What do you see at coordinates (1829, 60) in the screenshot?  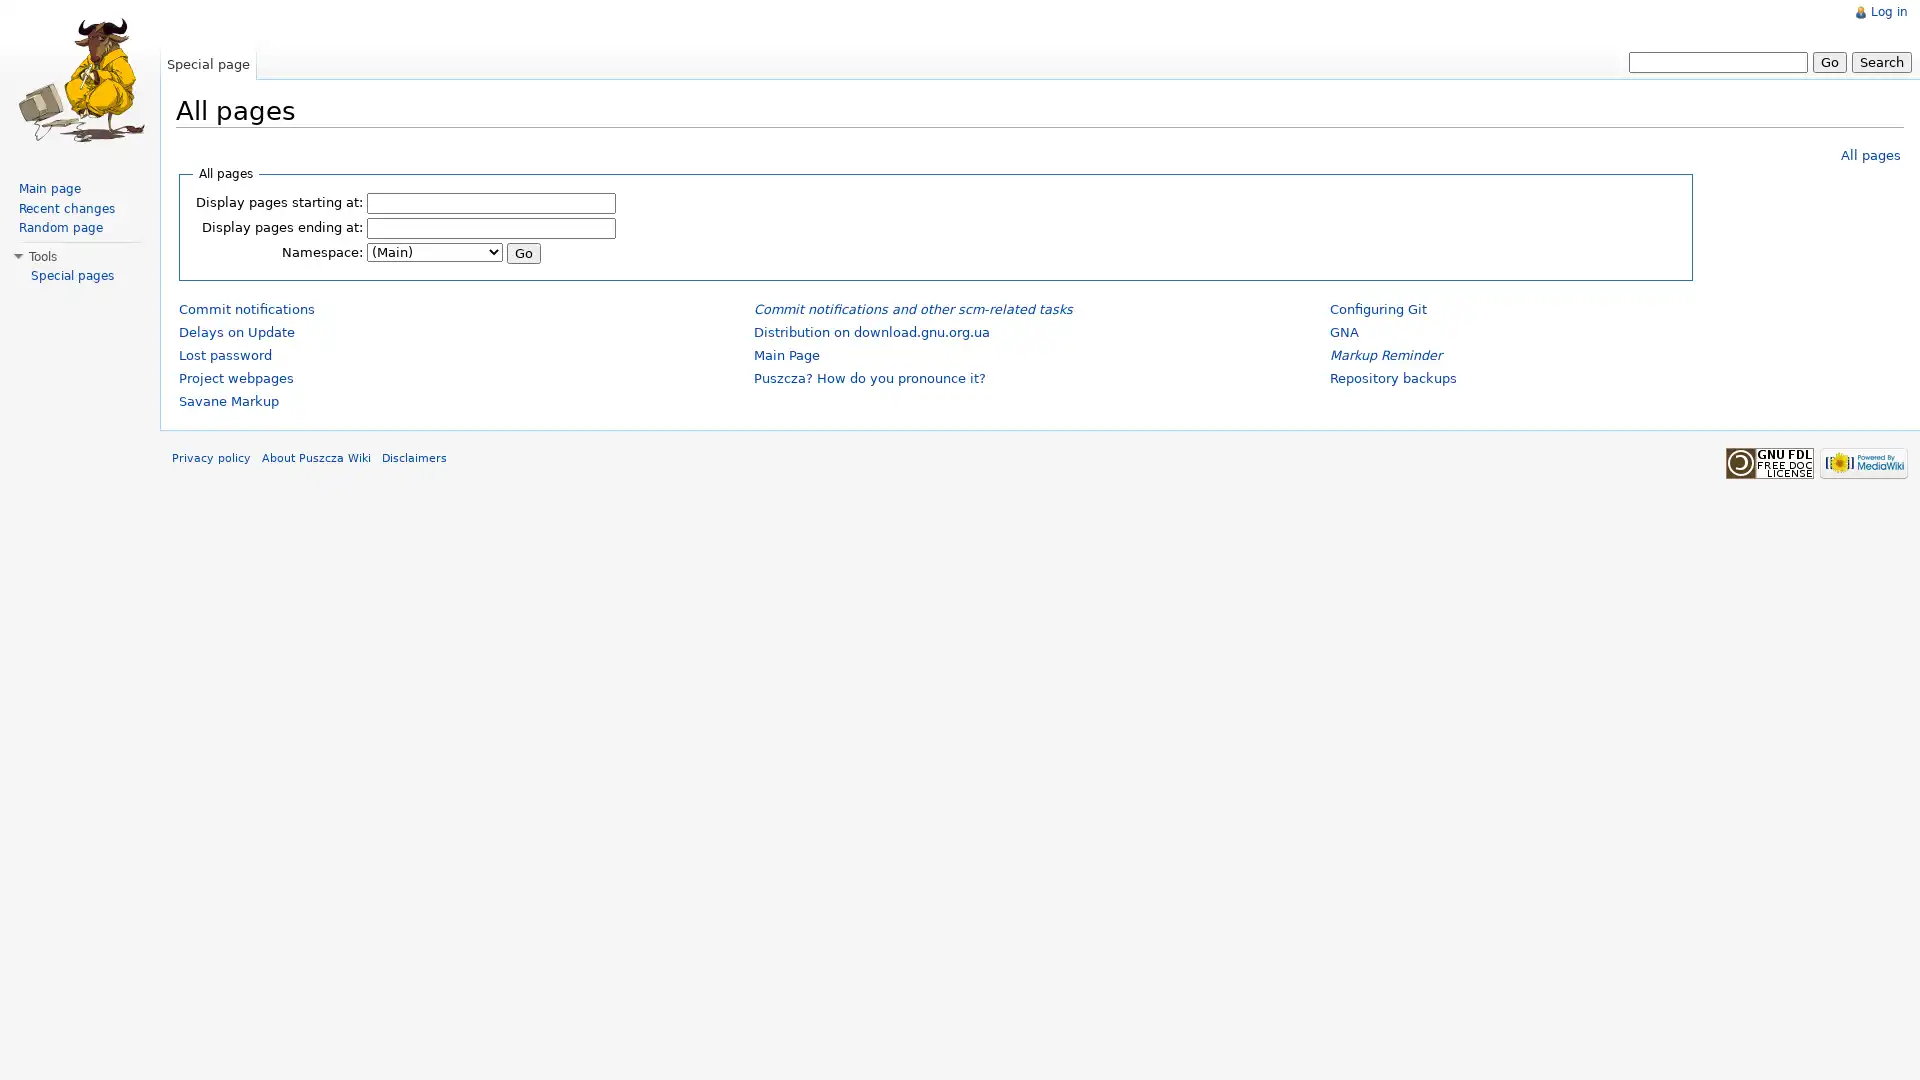 I see `Go` at bounding box center [1829, 60].